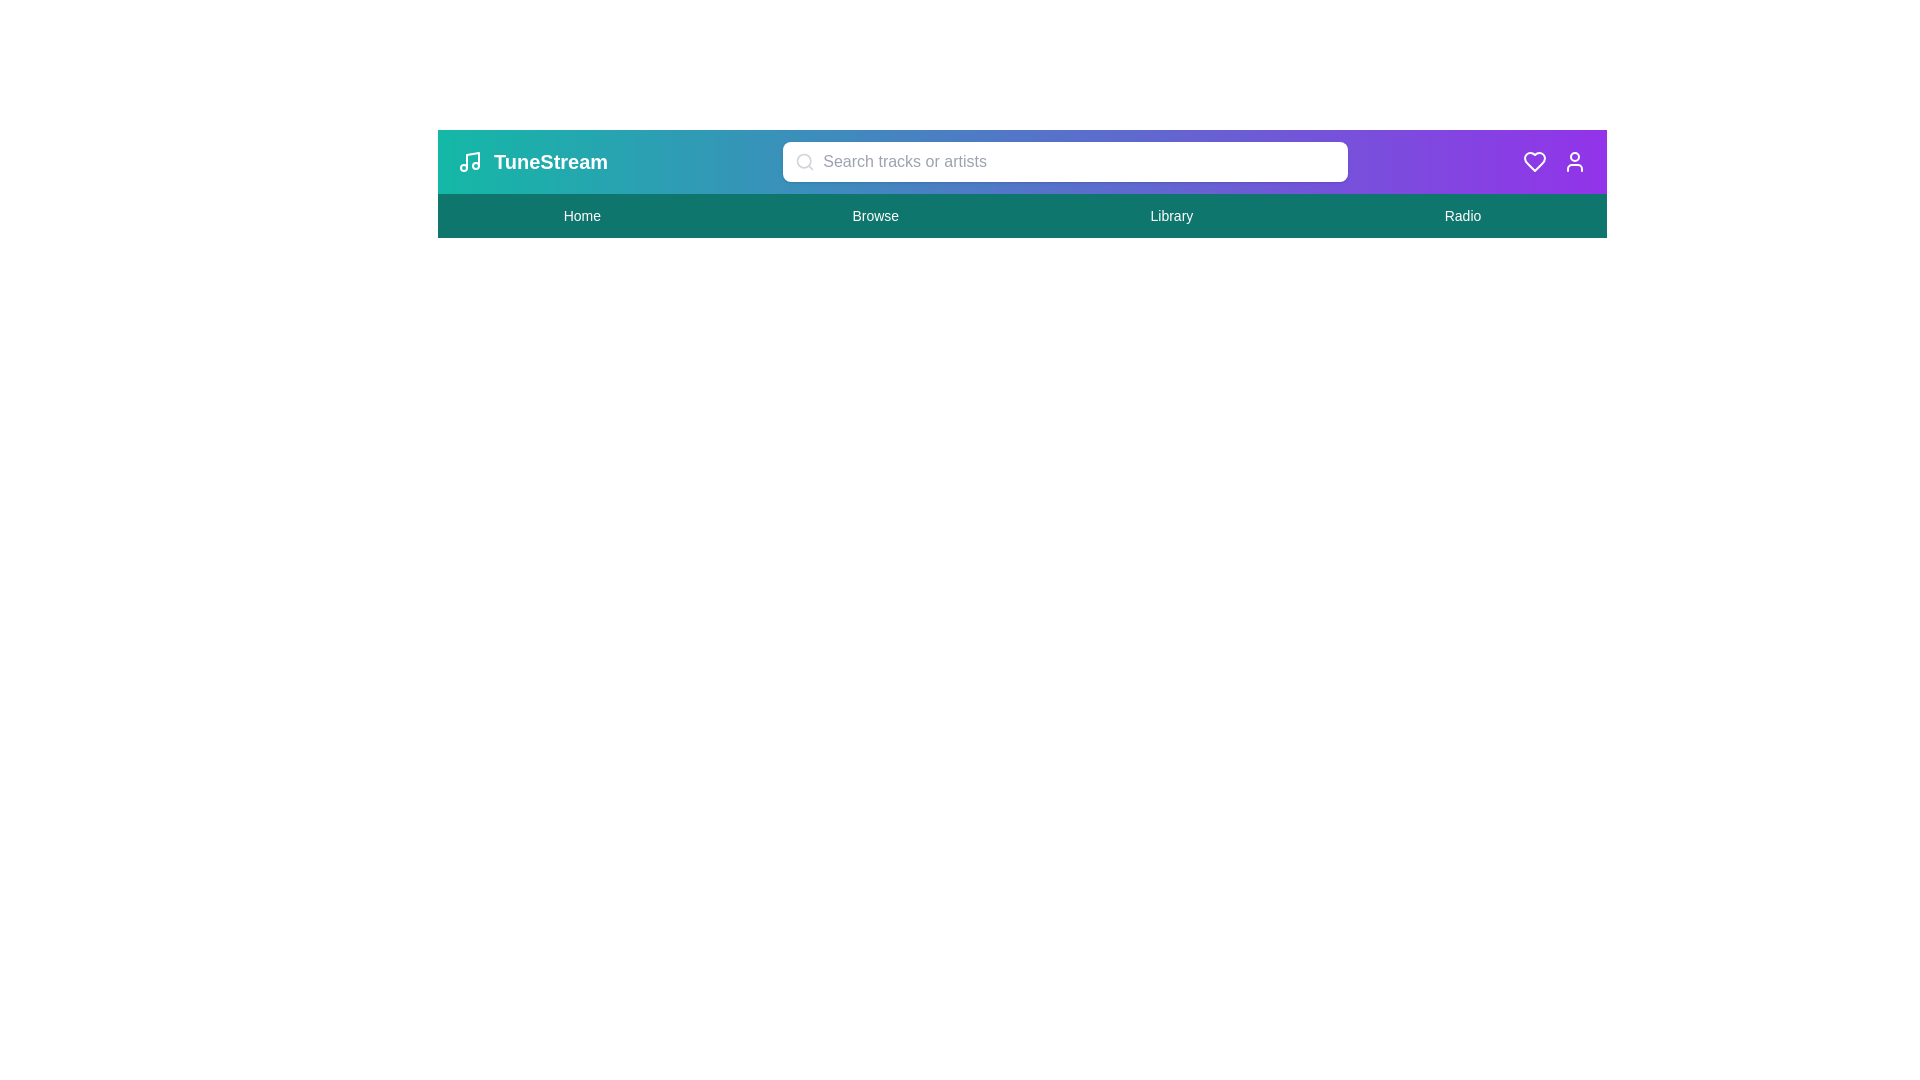 The image size is (1920, 1080). I want to click on the 'Home' navigation link, so click(580, 216).